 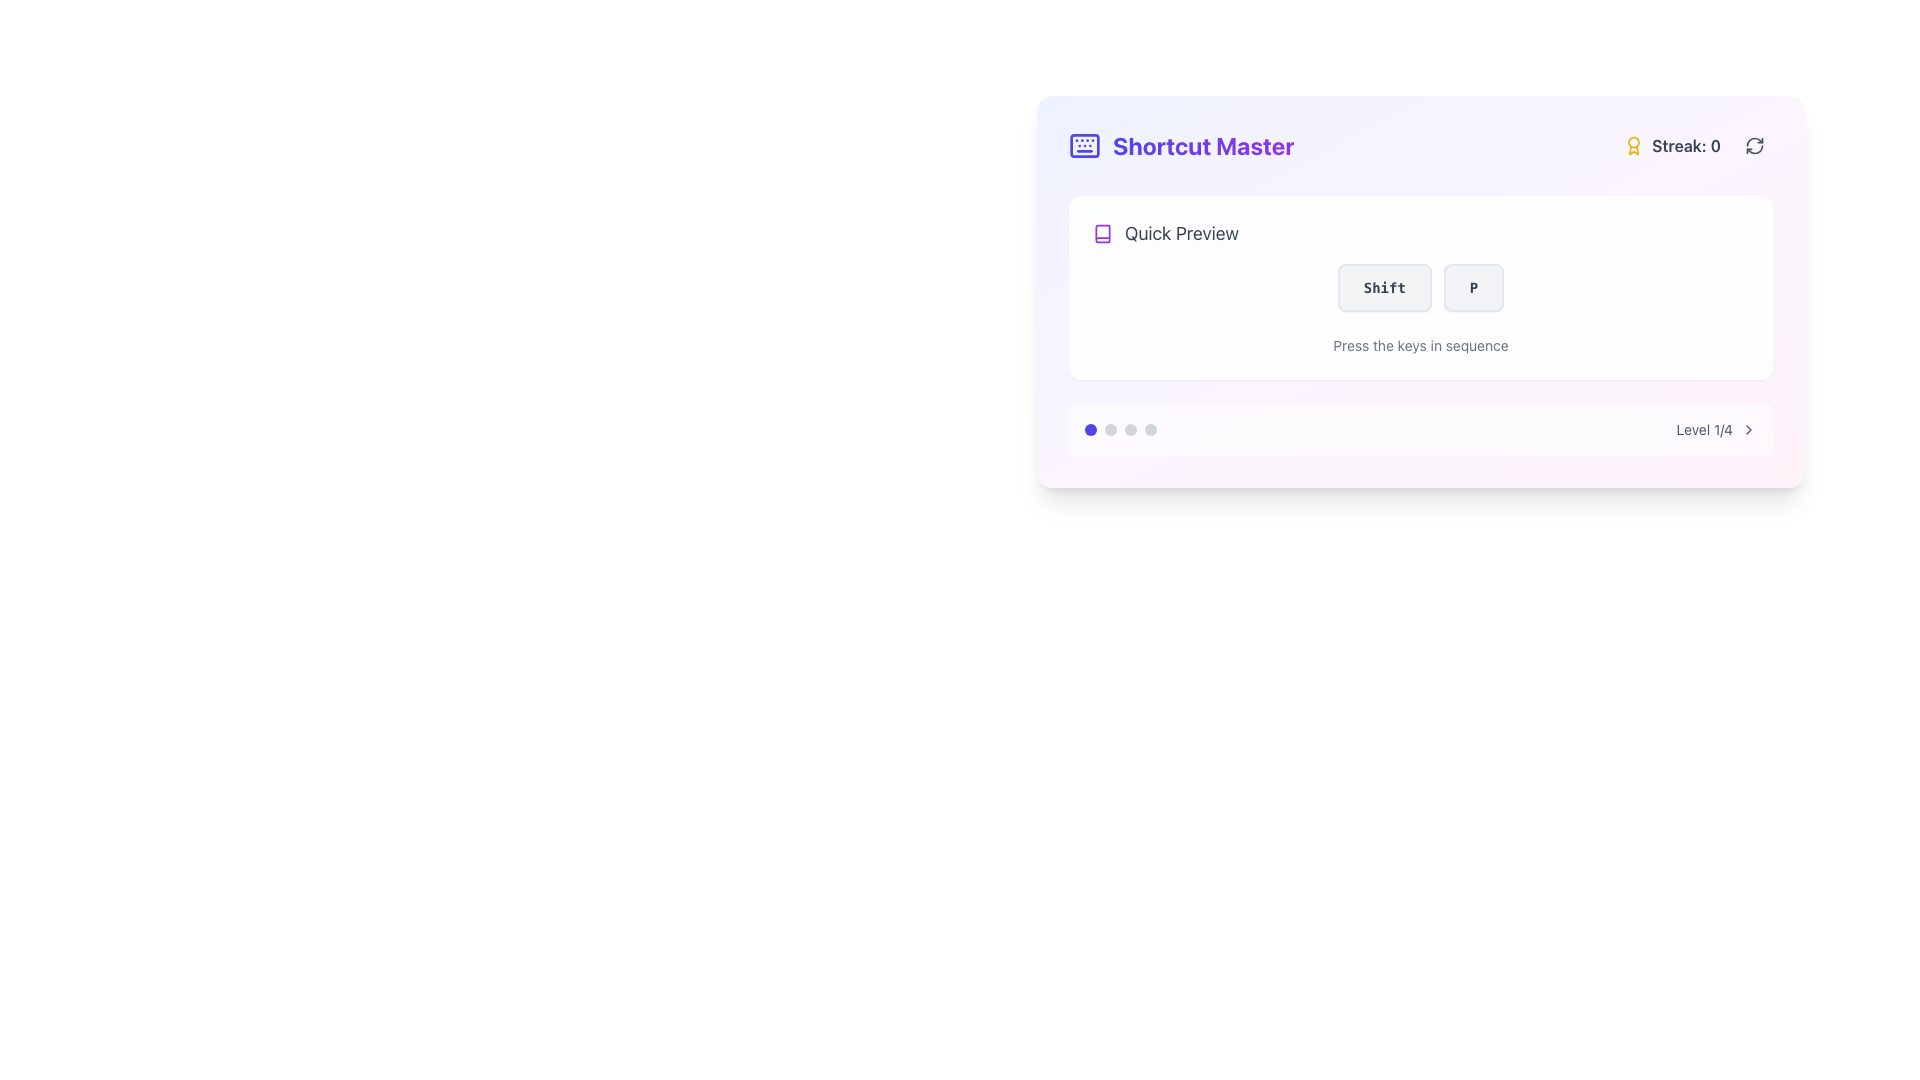 I want to click on the fourth circular dot indicator, which is light gray and part of the carousel or progress tracker at the bottom of the 'Shortcut Master' layout, so click(x=1151, y=428).